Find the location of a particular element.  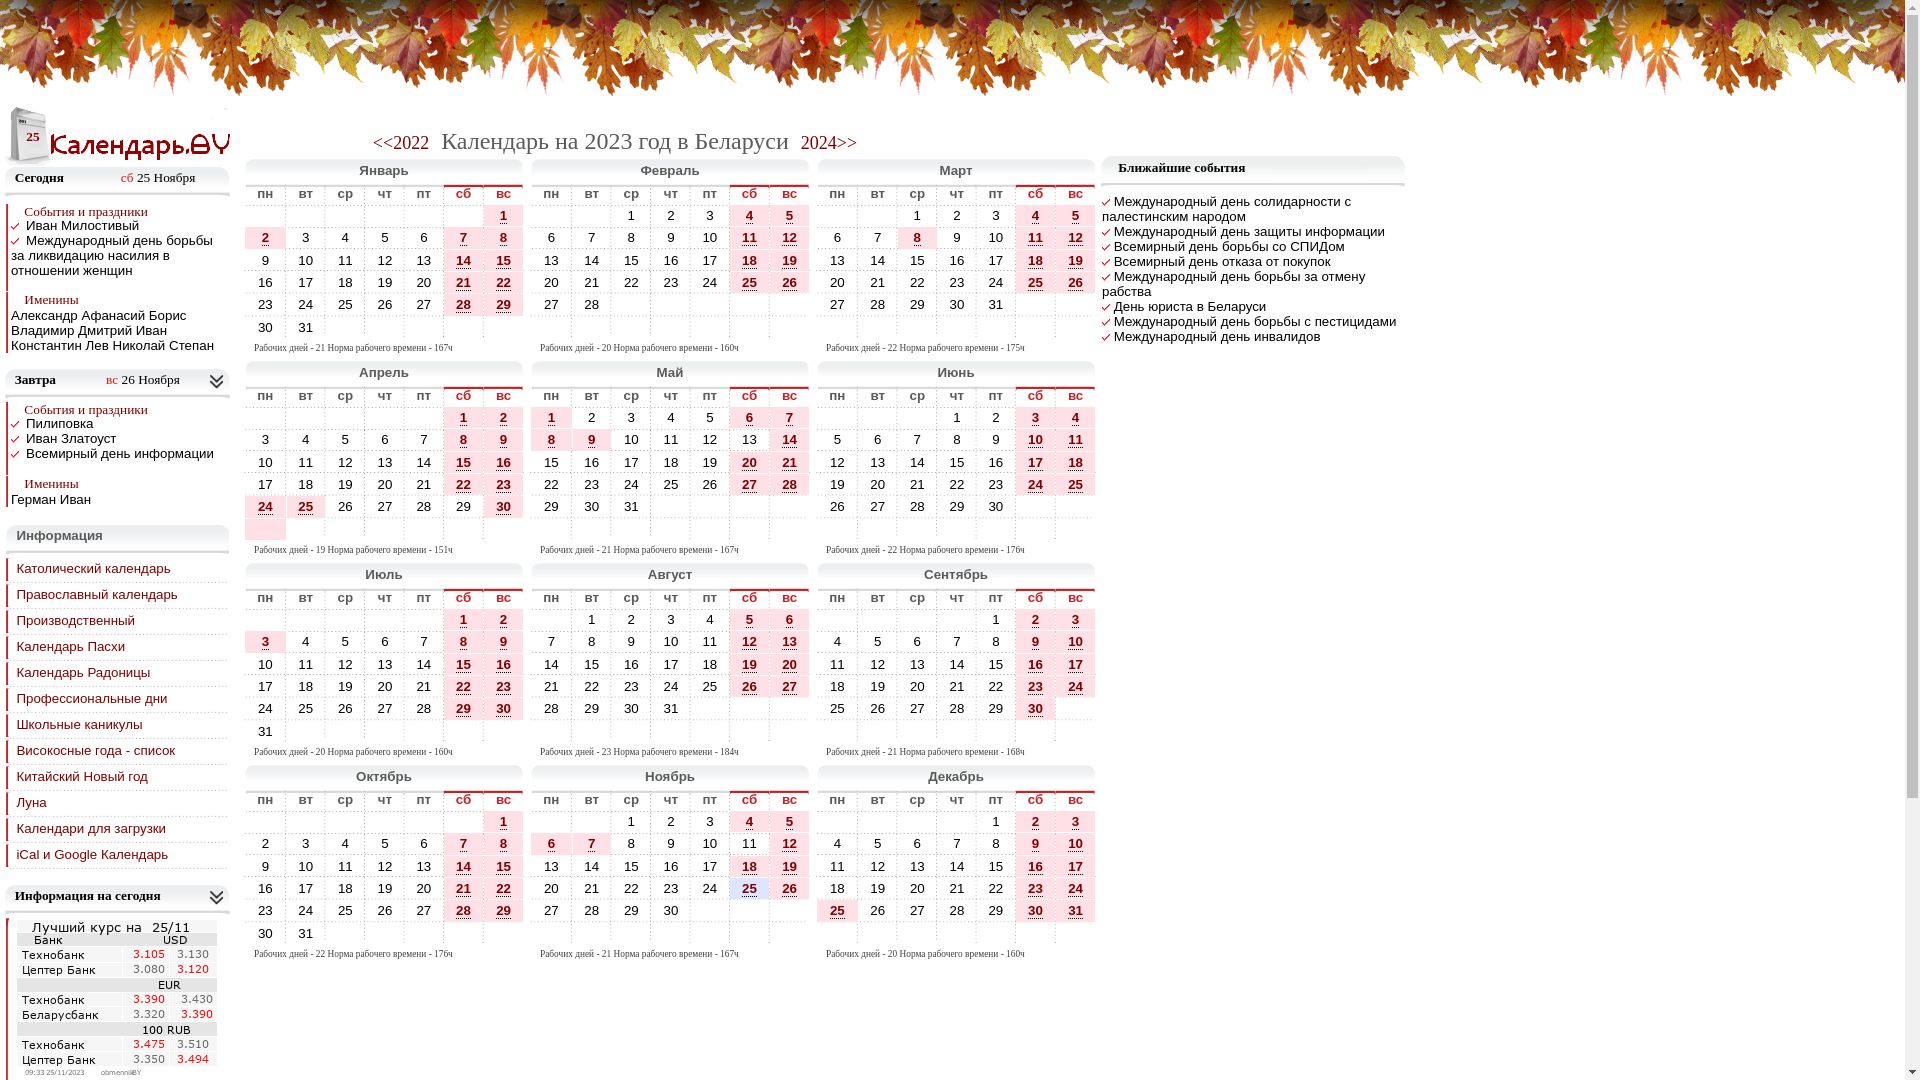

'2' is located at coordinates (590, 416).